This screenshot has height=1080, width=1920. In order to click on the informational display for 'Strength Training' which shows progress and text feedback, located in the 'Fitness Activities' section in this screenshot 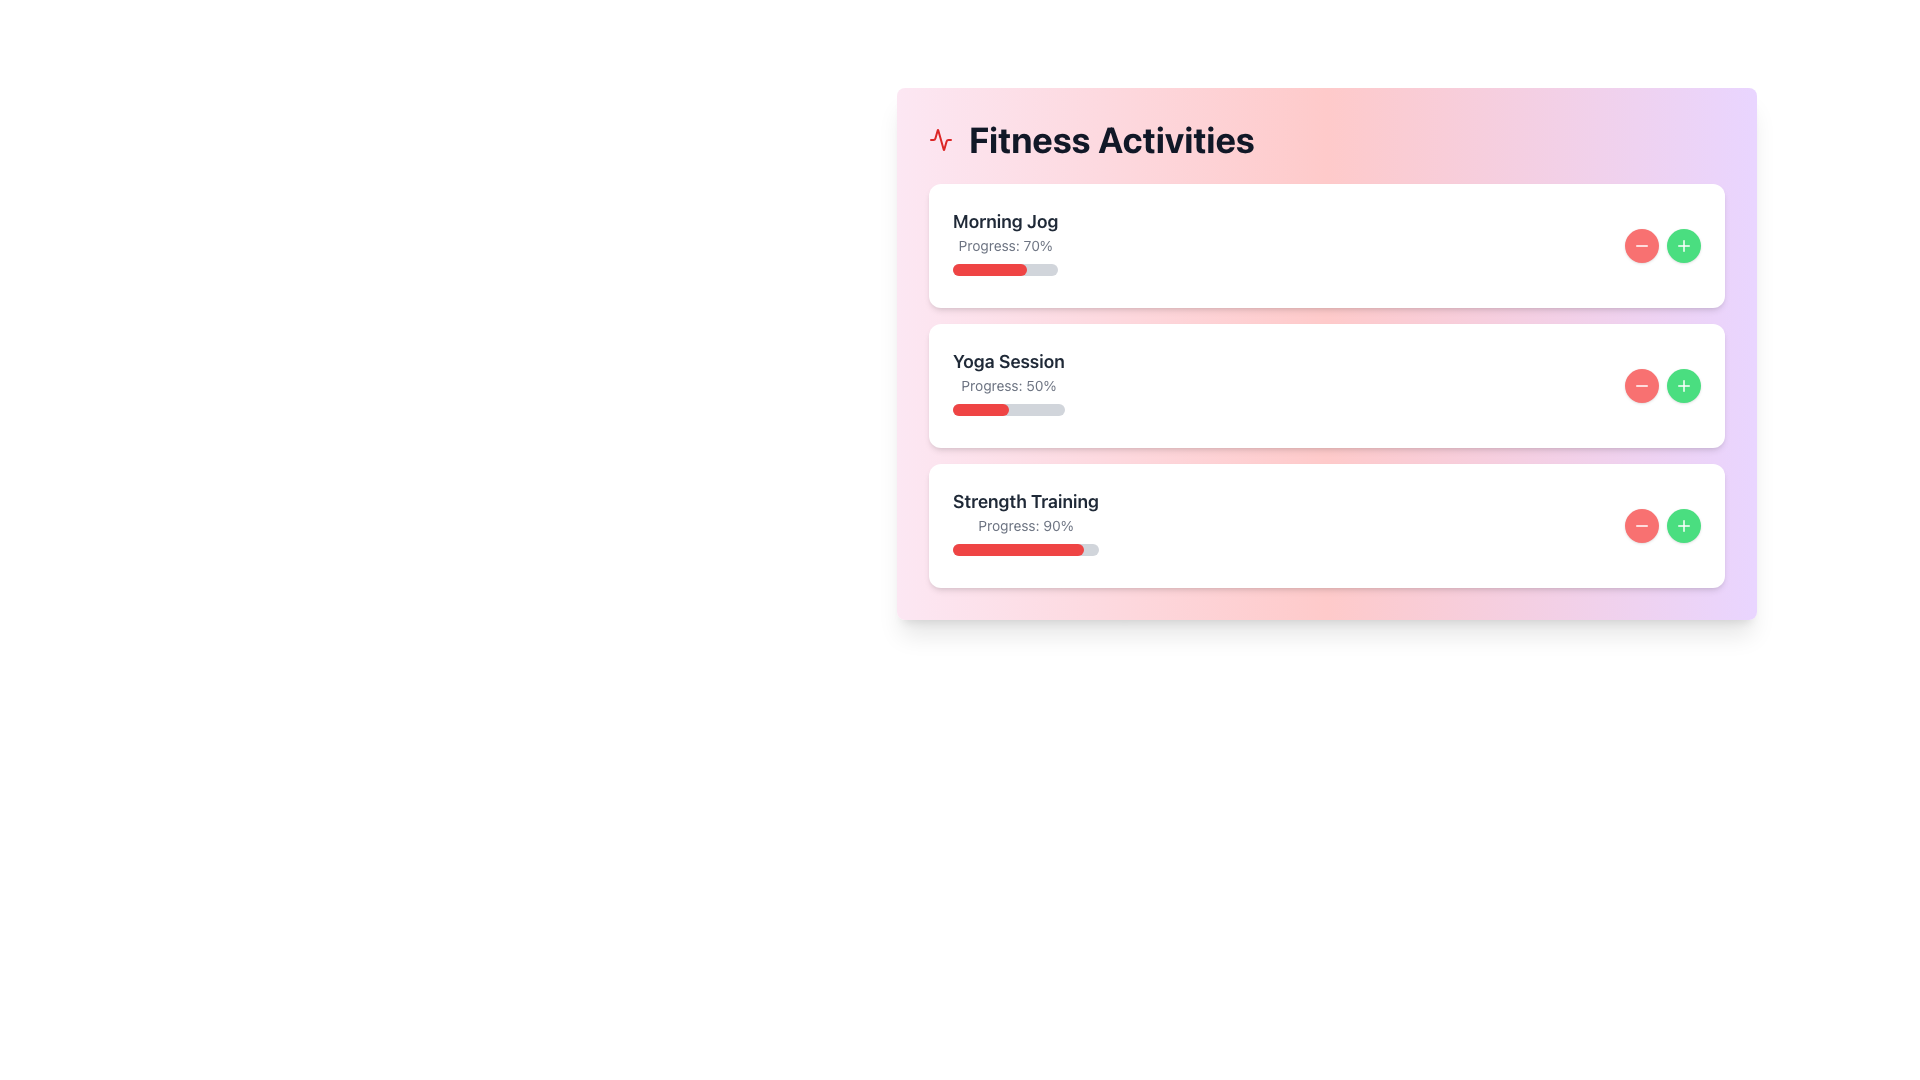, I will do `click(1025, 524)`.